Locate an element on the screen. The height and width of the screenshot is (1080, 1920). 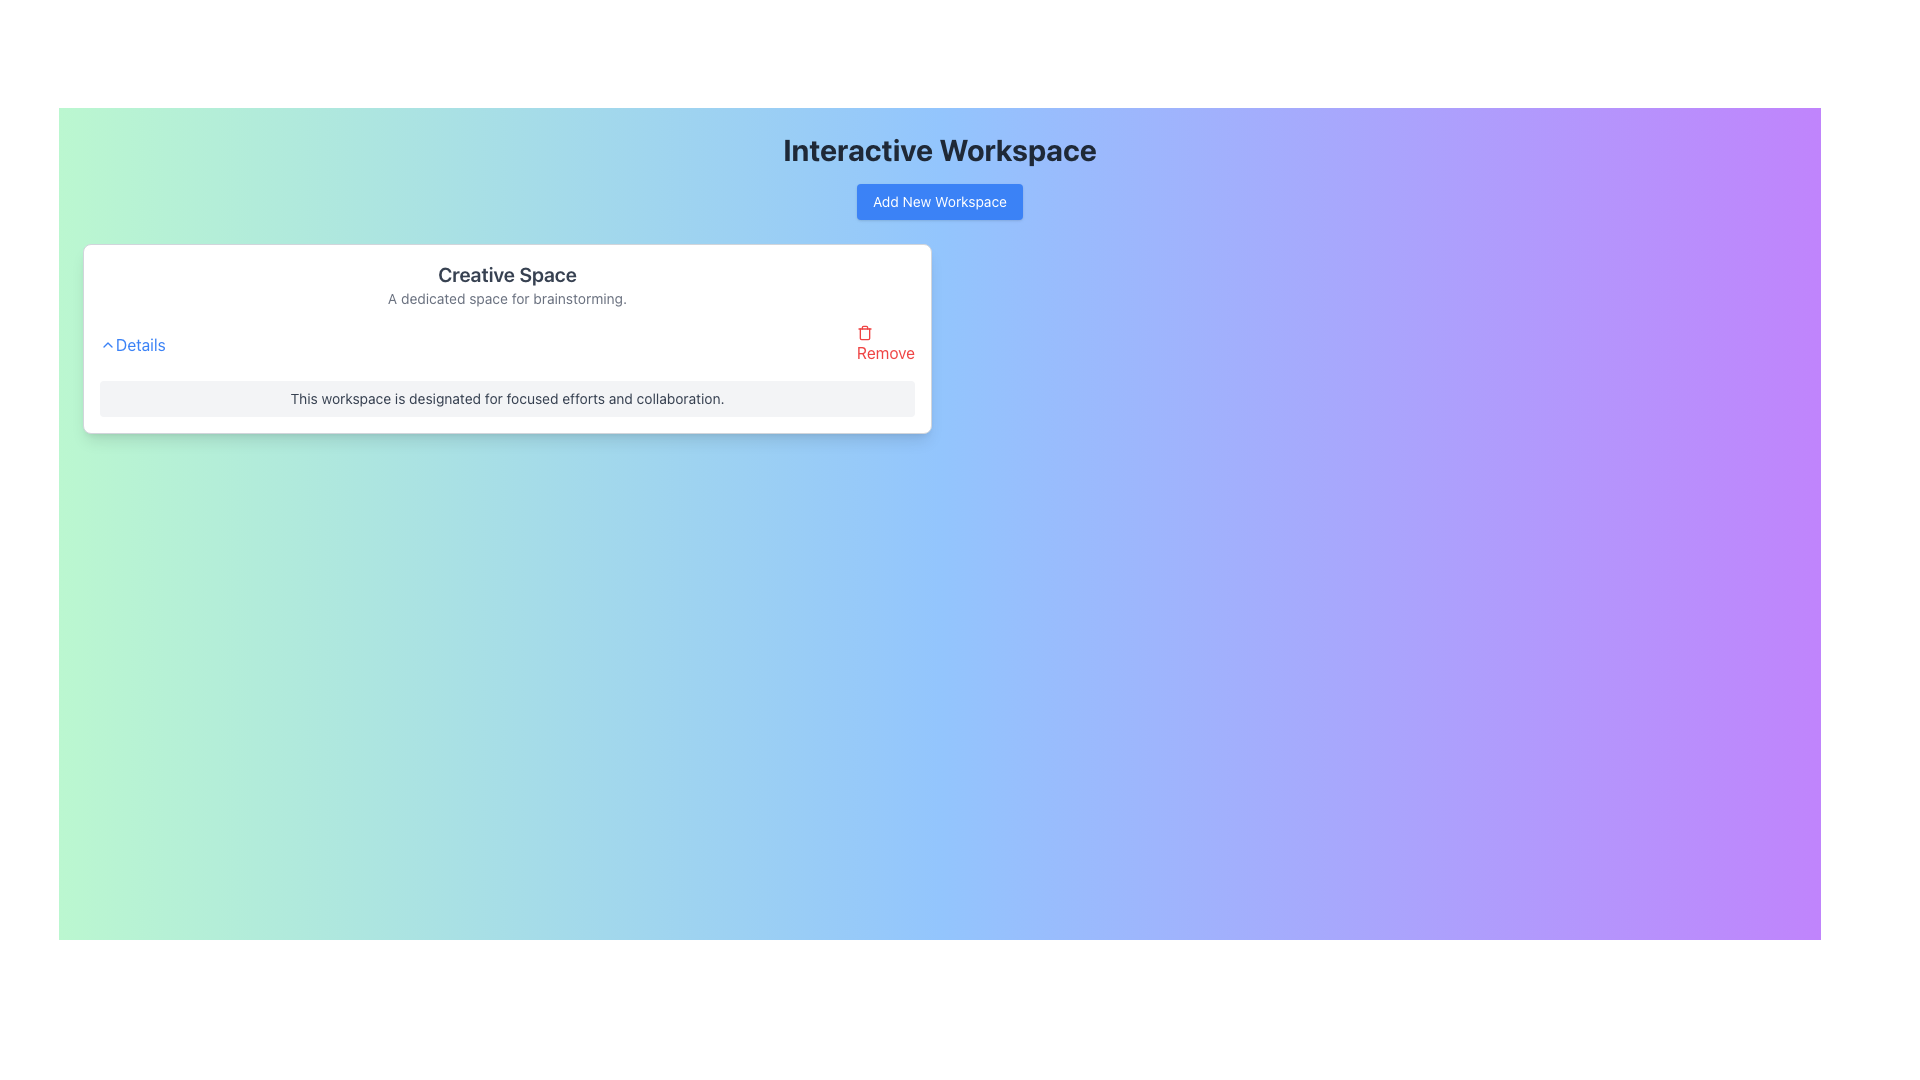
the red outlined trash can icon located to the left of the word 'Remove' within the 'Creative Space' card is located at coordinates (864, 331).